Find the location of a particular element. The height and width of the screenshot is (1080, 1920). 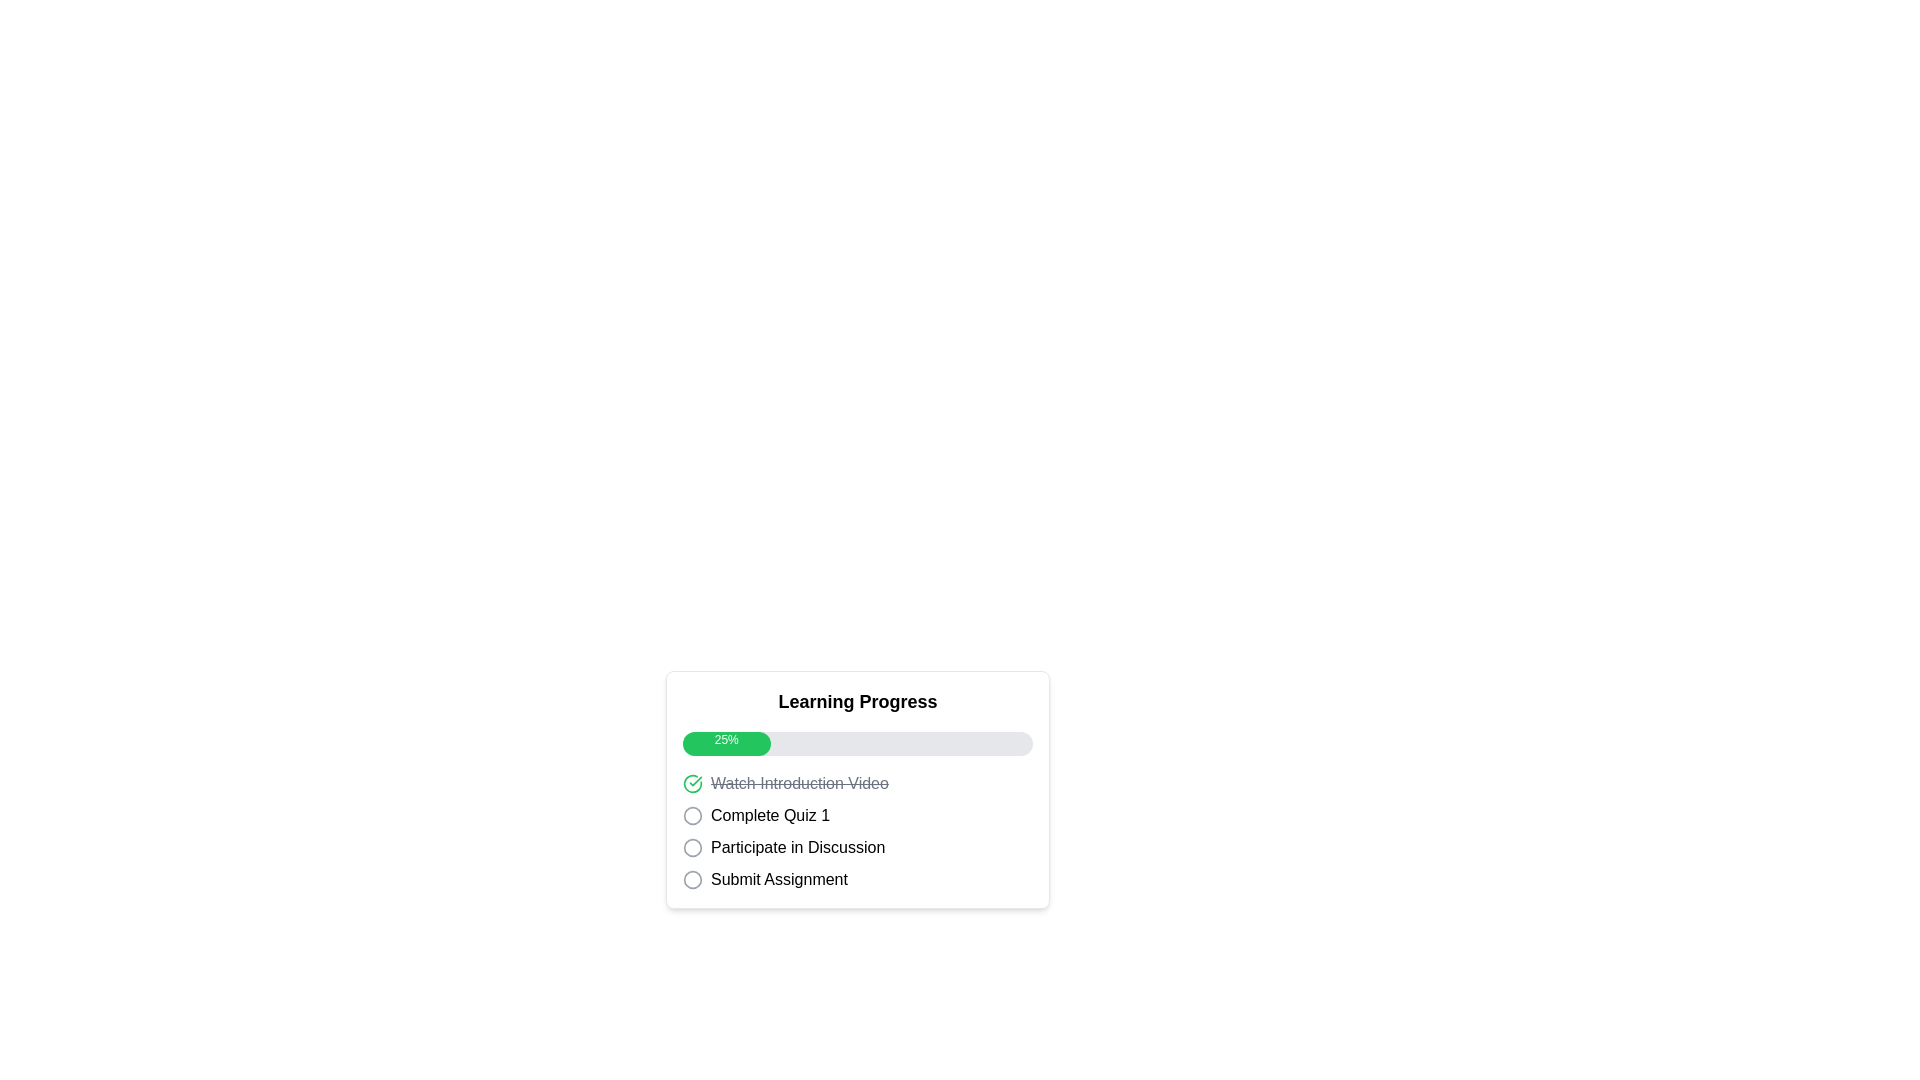

the second circular icon next to the text 'Participate in Discussion' in the 'Learning Progress' list is located at coordinates (692, 848).